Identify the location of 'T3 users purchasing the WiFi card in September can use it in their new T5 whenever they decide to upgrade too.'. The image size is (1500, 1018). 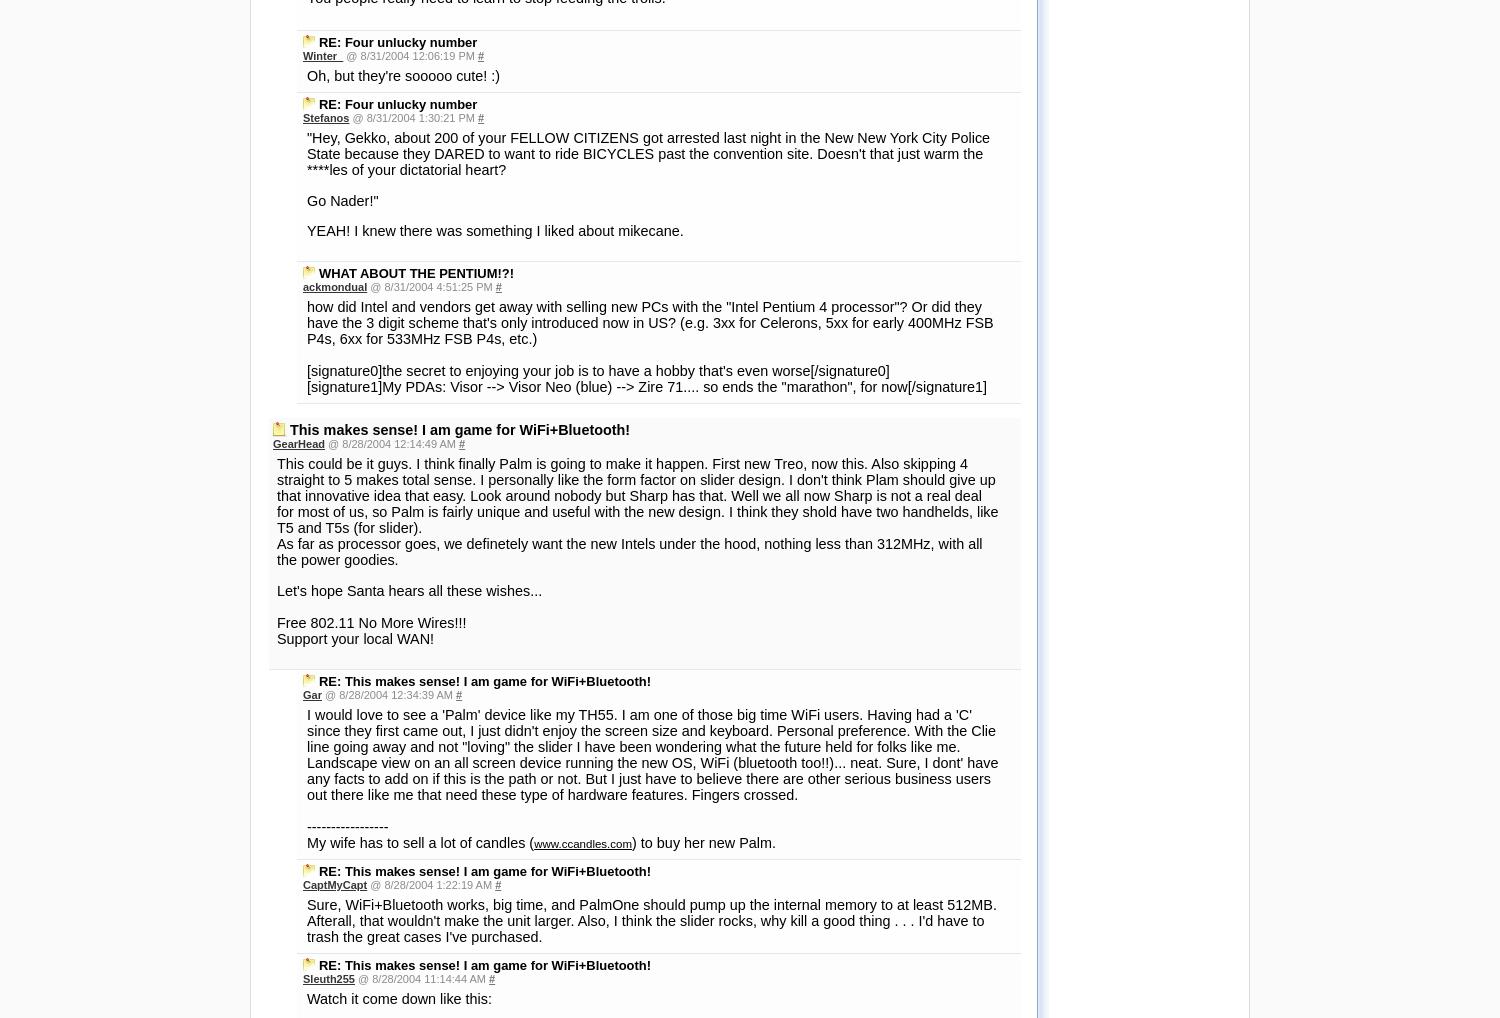
(651, 664).